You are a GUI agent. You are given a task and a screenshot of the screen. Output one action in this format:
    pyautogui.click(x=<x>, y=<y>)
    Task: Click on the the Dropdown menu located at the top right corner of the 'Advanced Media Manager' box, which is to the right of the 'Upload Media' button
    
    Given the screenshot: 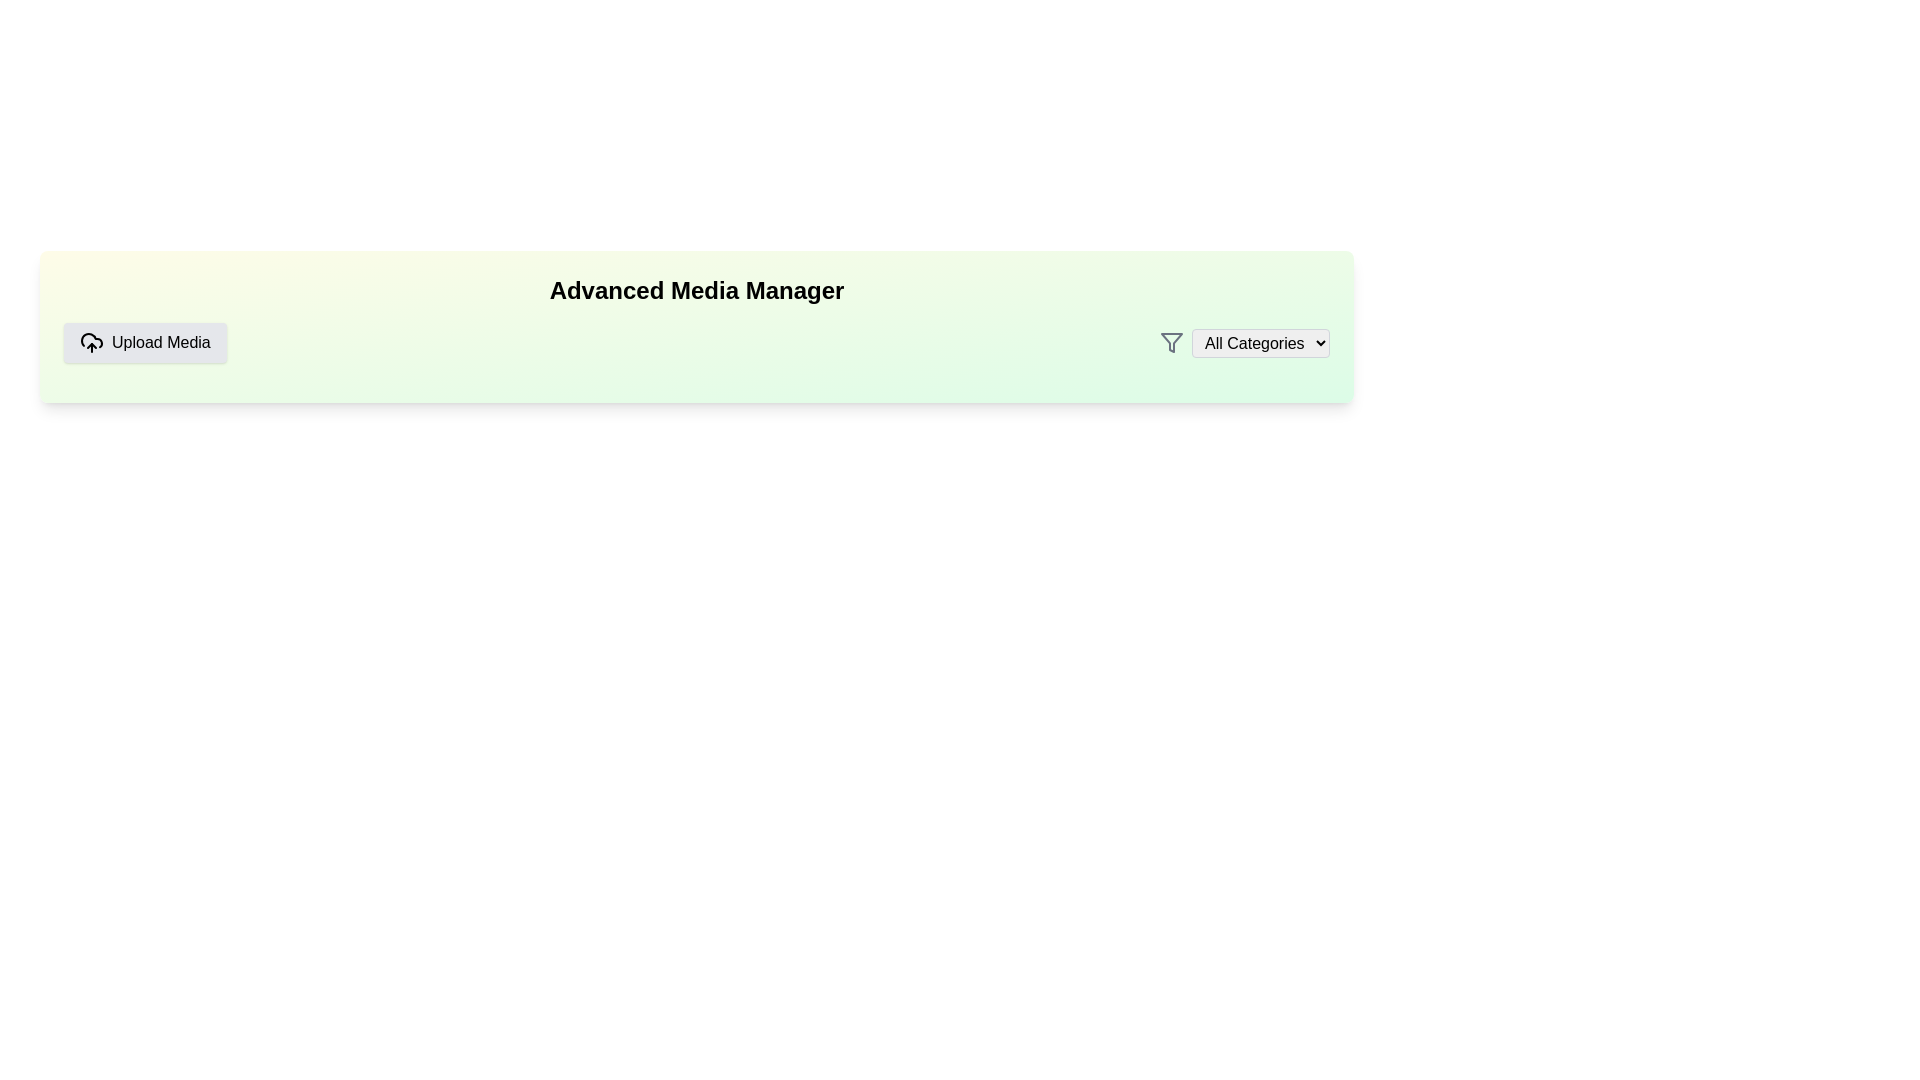 What is the action you would take?
    pyautogui.click(x=1243, y=342)
    